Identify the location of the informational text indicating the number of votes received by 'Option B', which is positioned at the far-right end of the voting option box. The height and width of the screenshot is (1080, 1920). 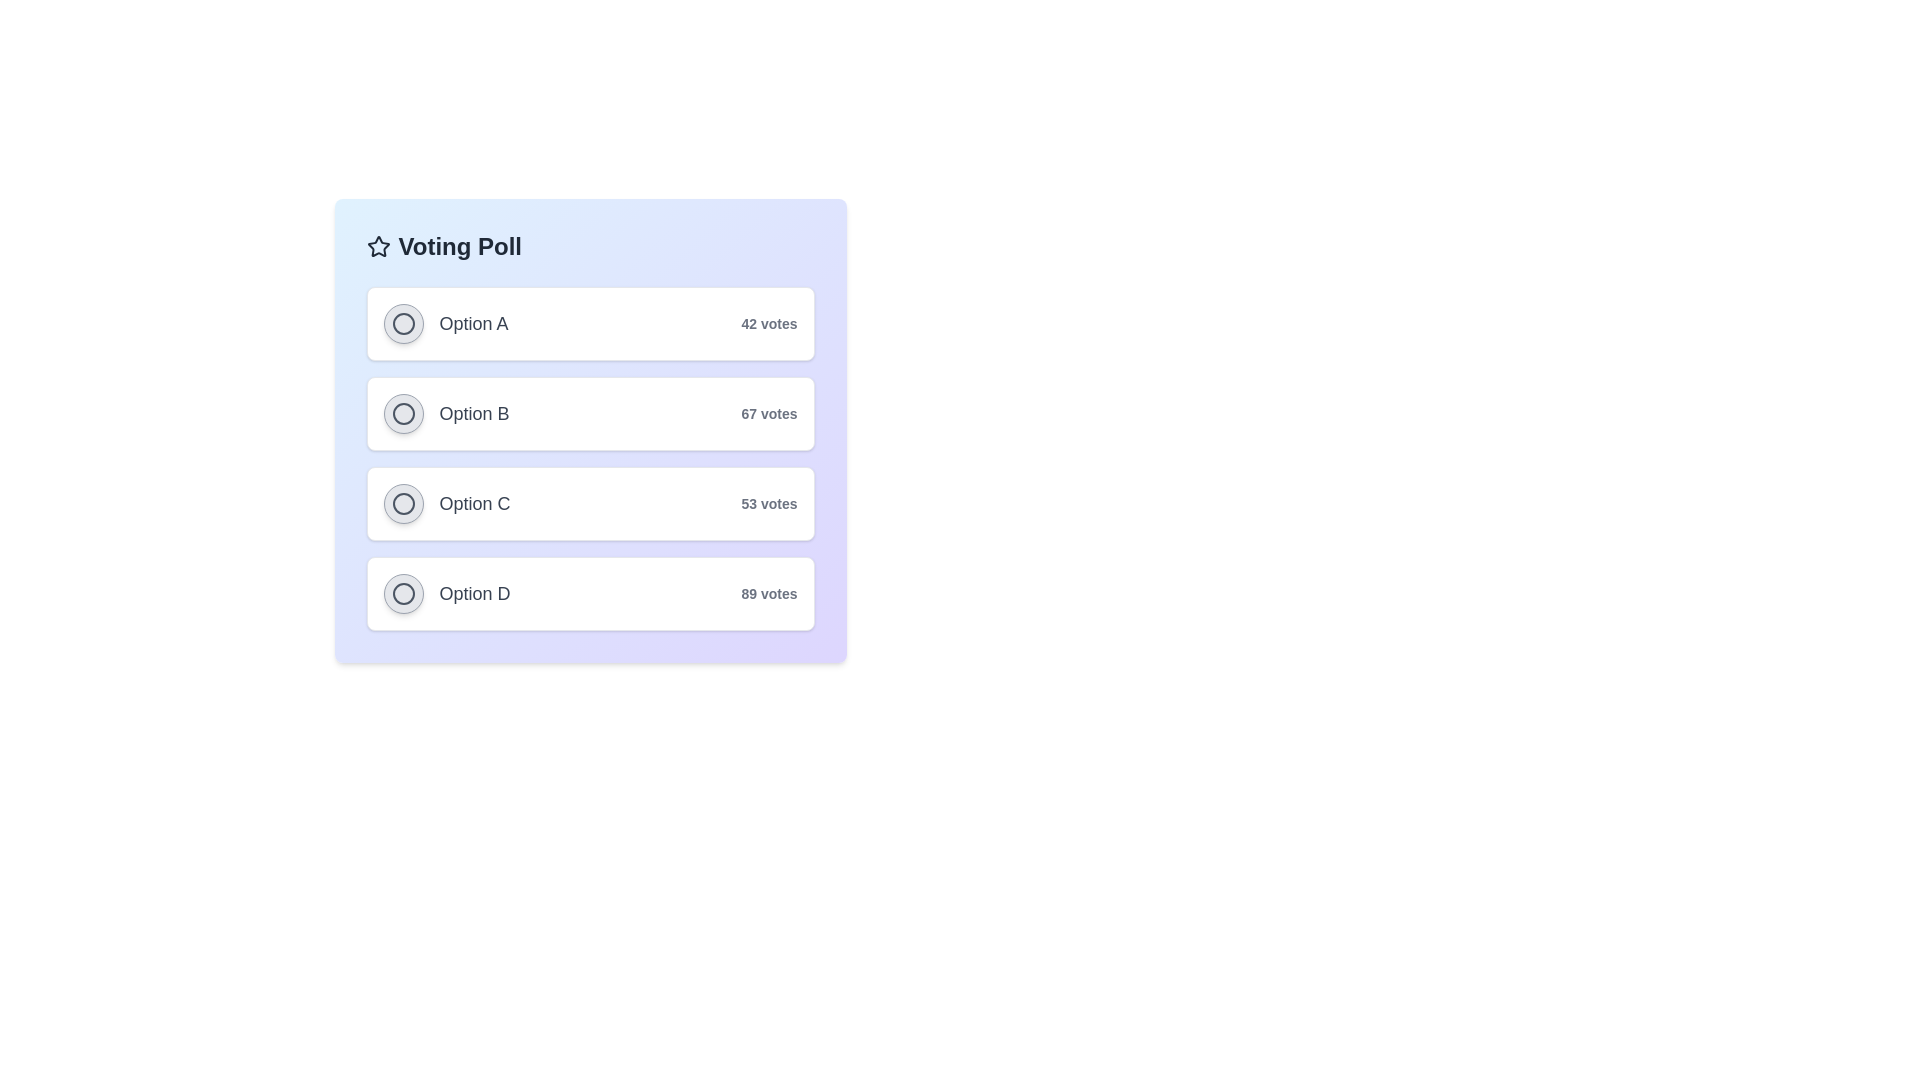
(768, 412).